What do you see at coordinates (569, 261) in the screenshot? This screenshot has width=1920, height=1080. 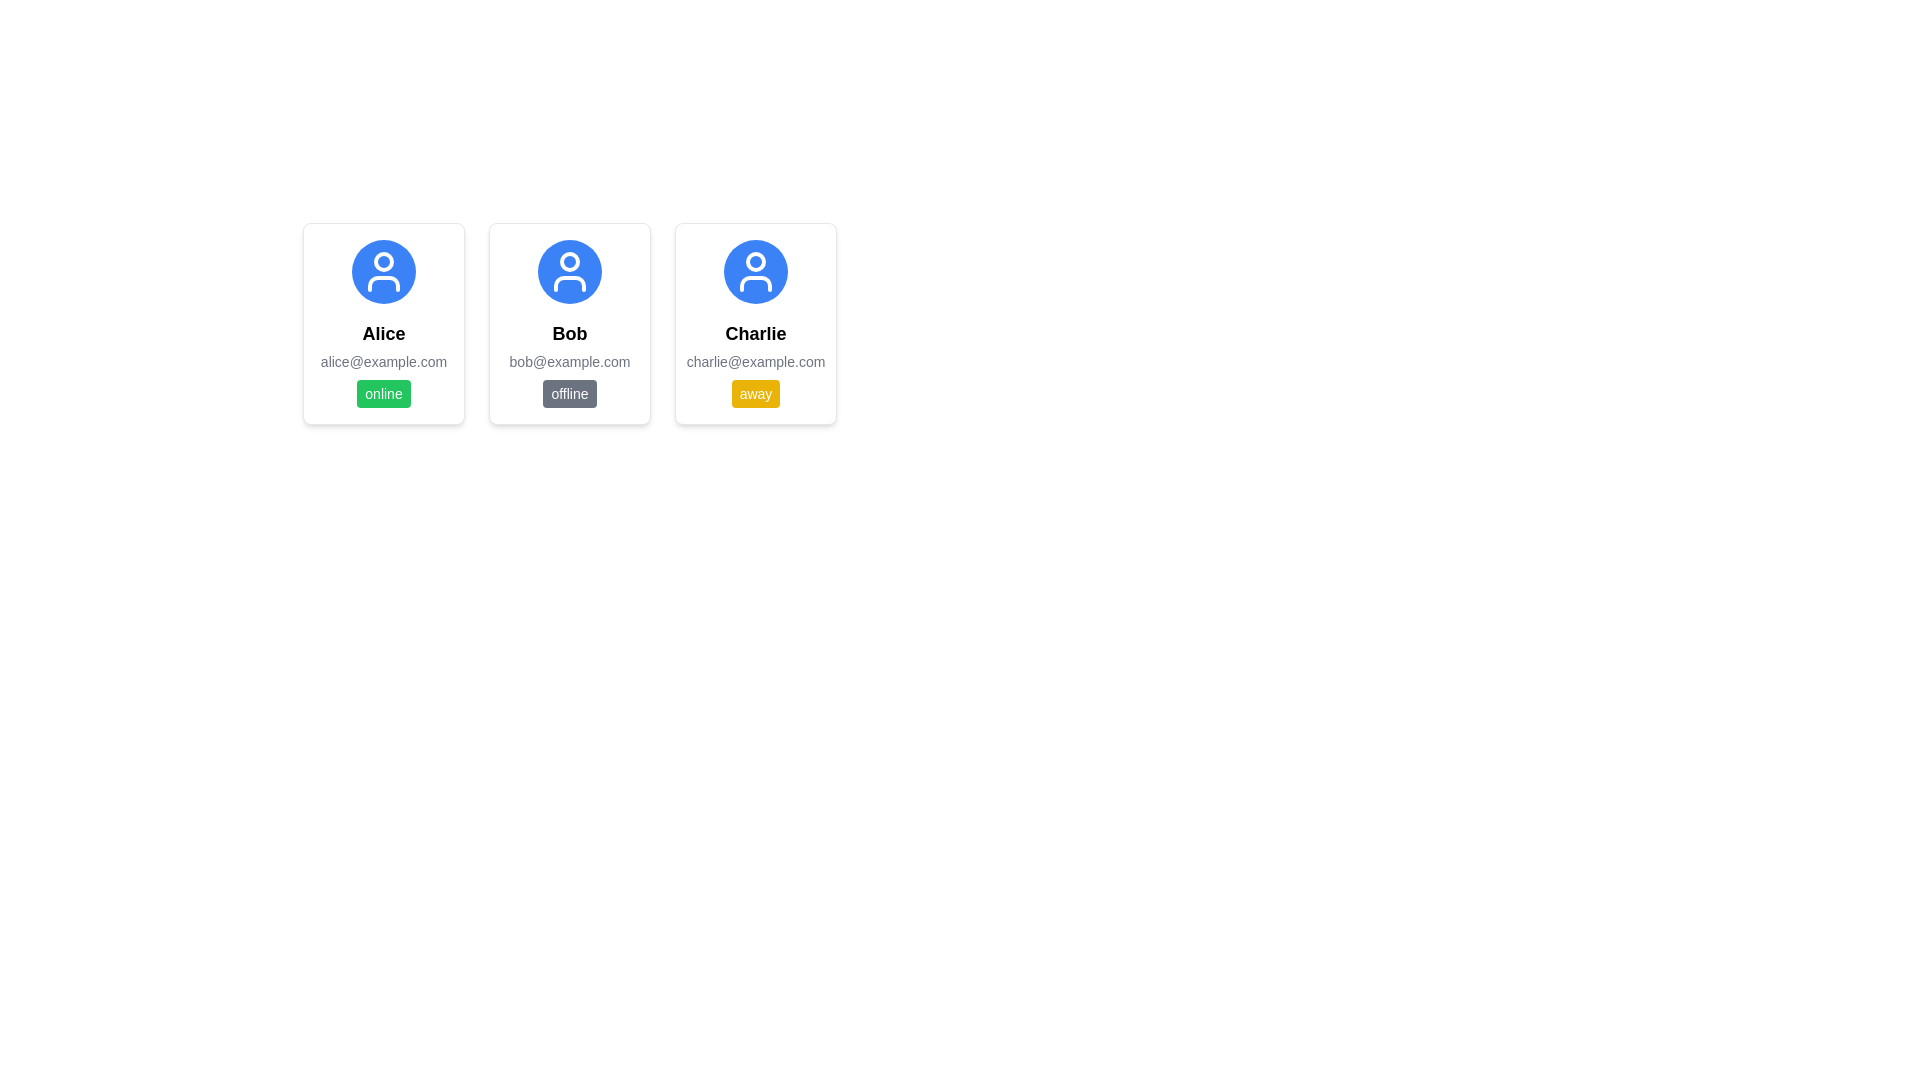 I see `the circular SVG element representing the user's head in the user profile icon located in the middle card (Bob)` at bounding box center [569, 261].